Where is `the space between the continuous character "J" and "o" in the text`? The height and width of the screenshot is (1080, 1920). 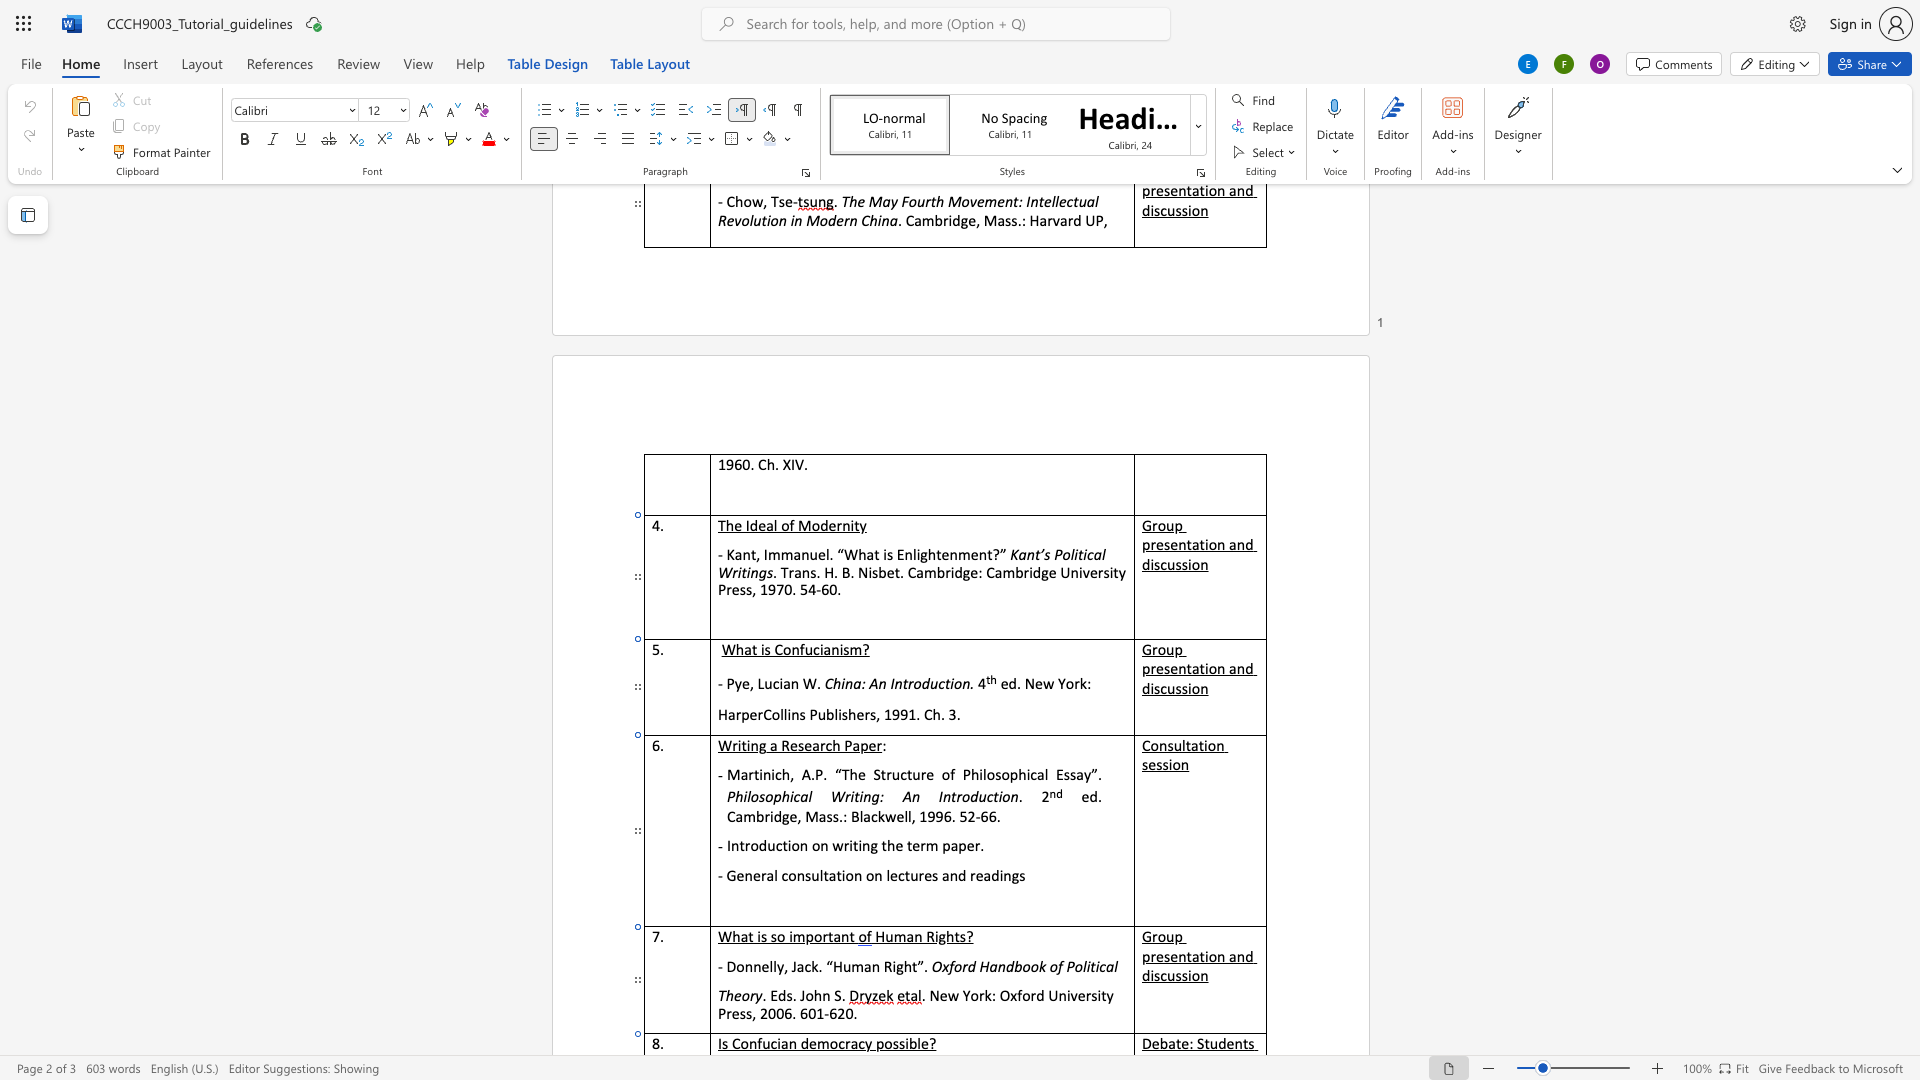 the space between the continuous character "J" and "o" in the text is located at coordinates (806, 995).